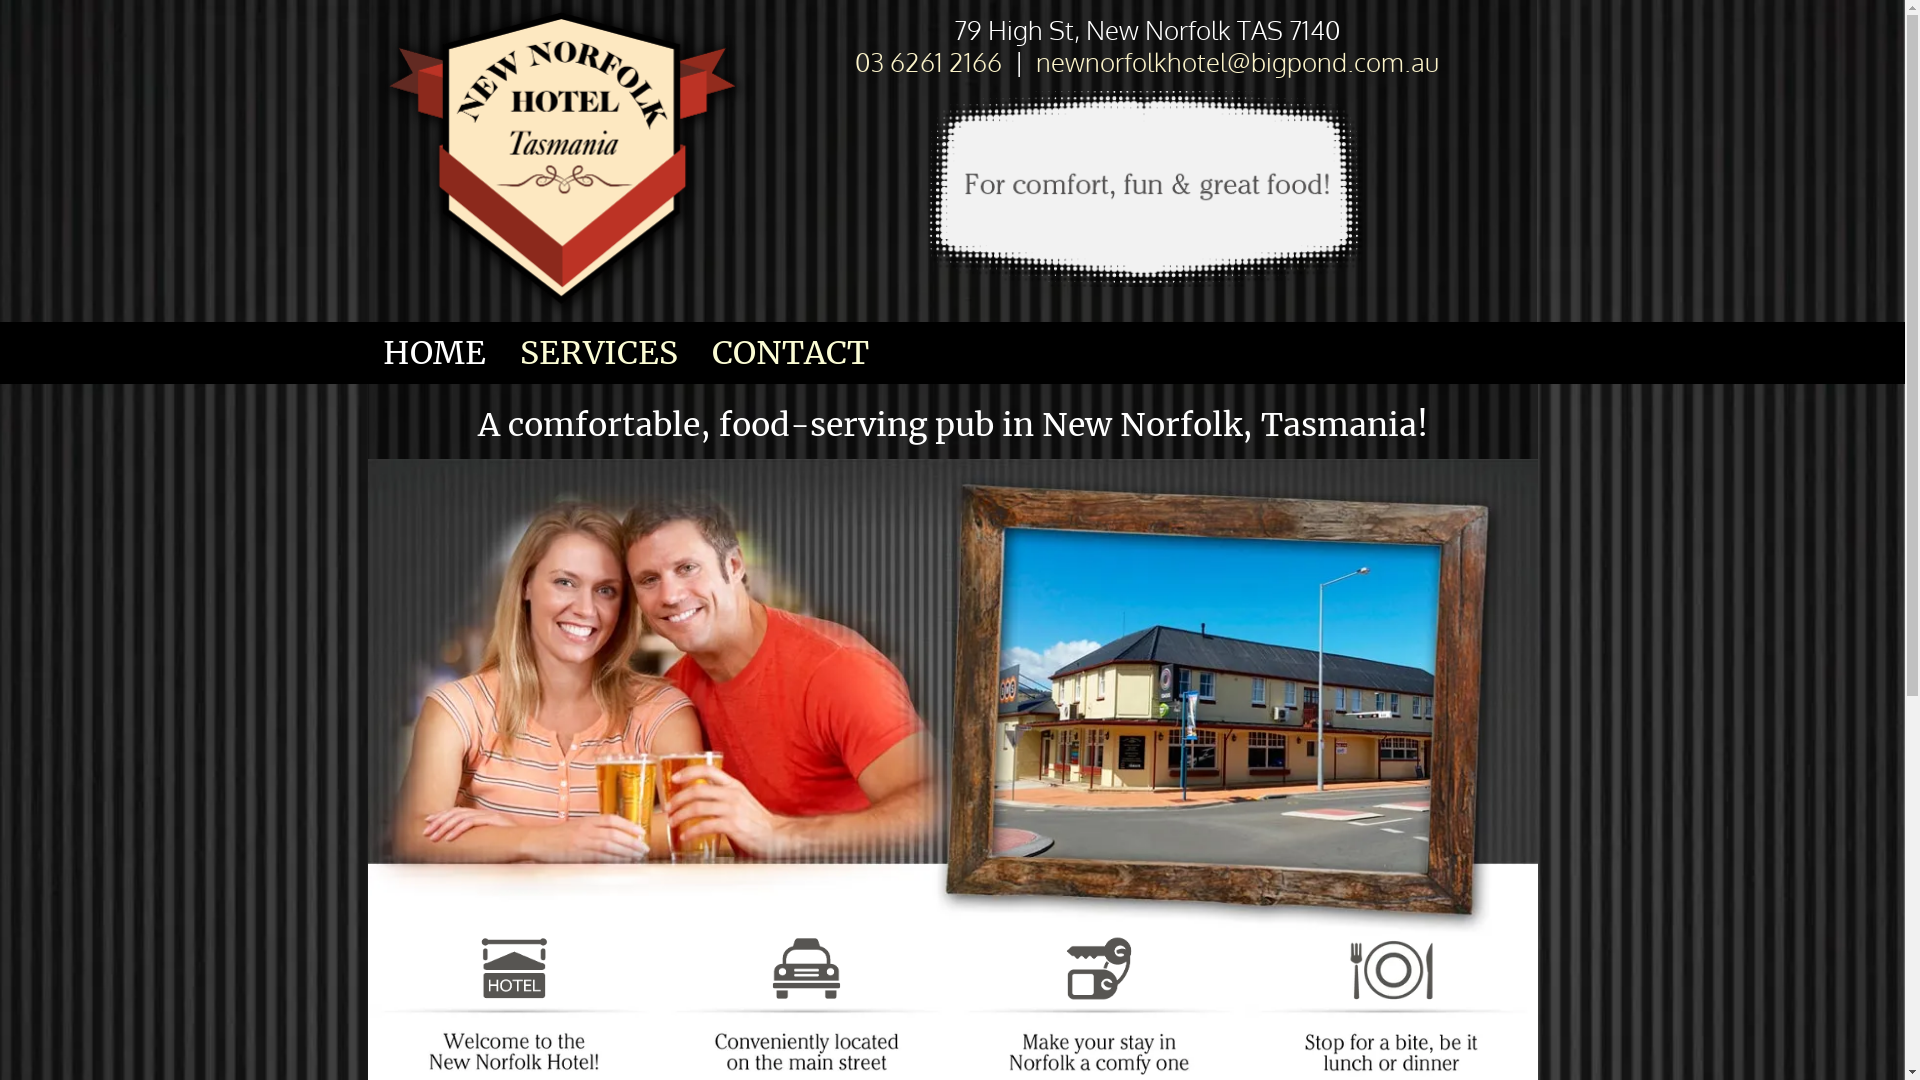 This screenshot has height=1080, width=1920. What do you see at coordinates (382, 352) in the screenshot?
I see `'HOME'` at bounding box center [382, 352].